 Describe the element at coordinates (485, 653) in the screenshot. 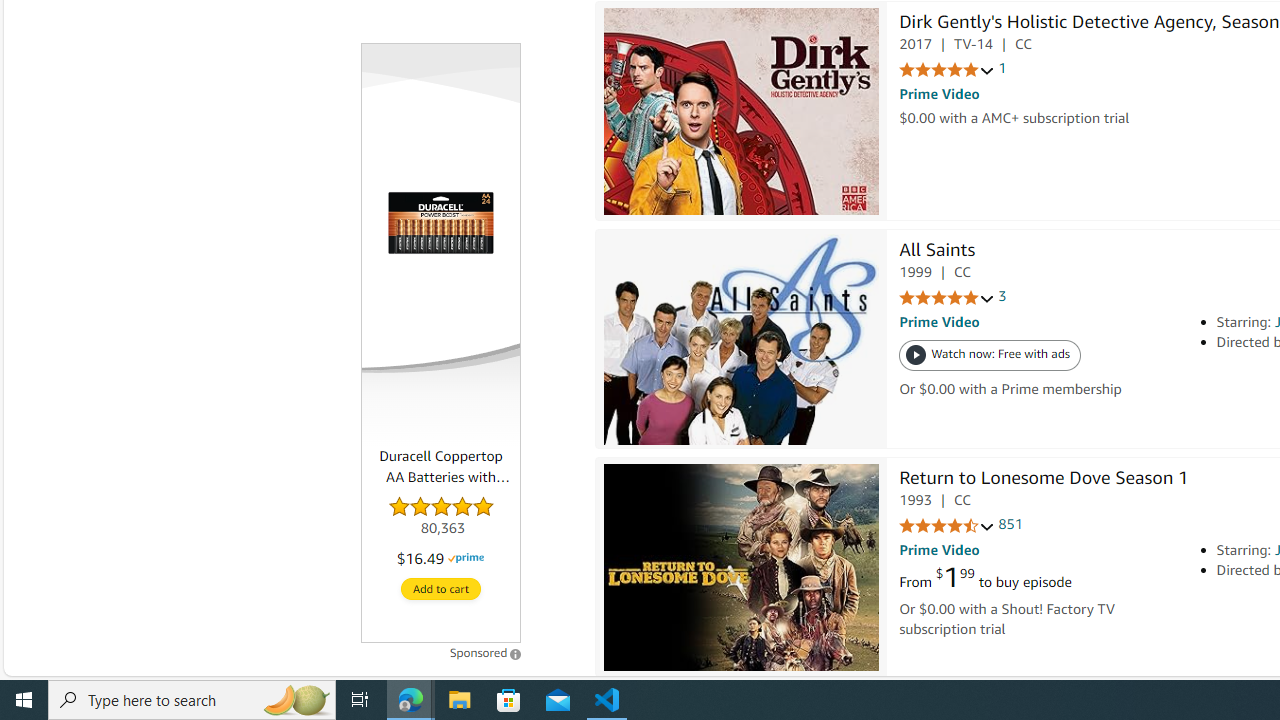

I see `'Leave feedback on Sponsored ad'` at that location.